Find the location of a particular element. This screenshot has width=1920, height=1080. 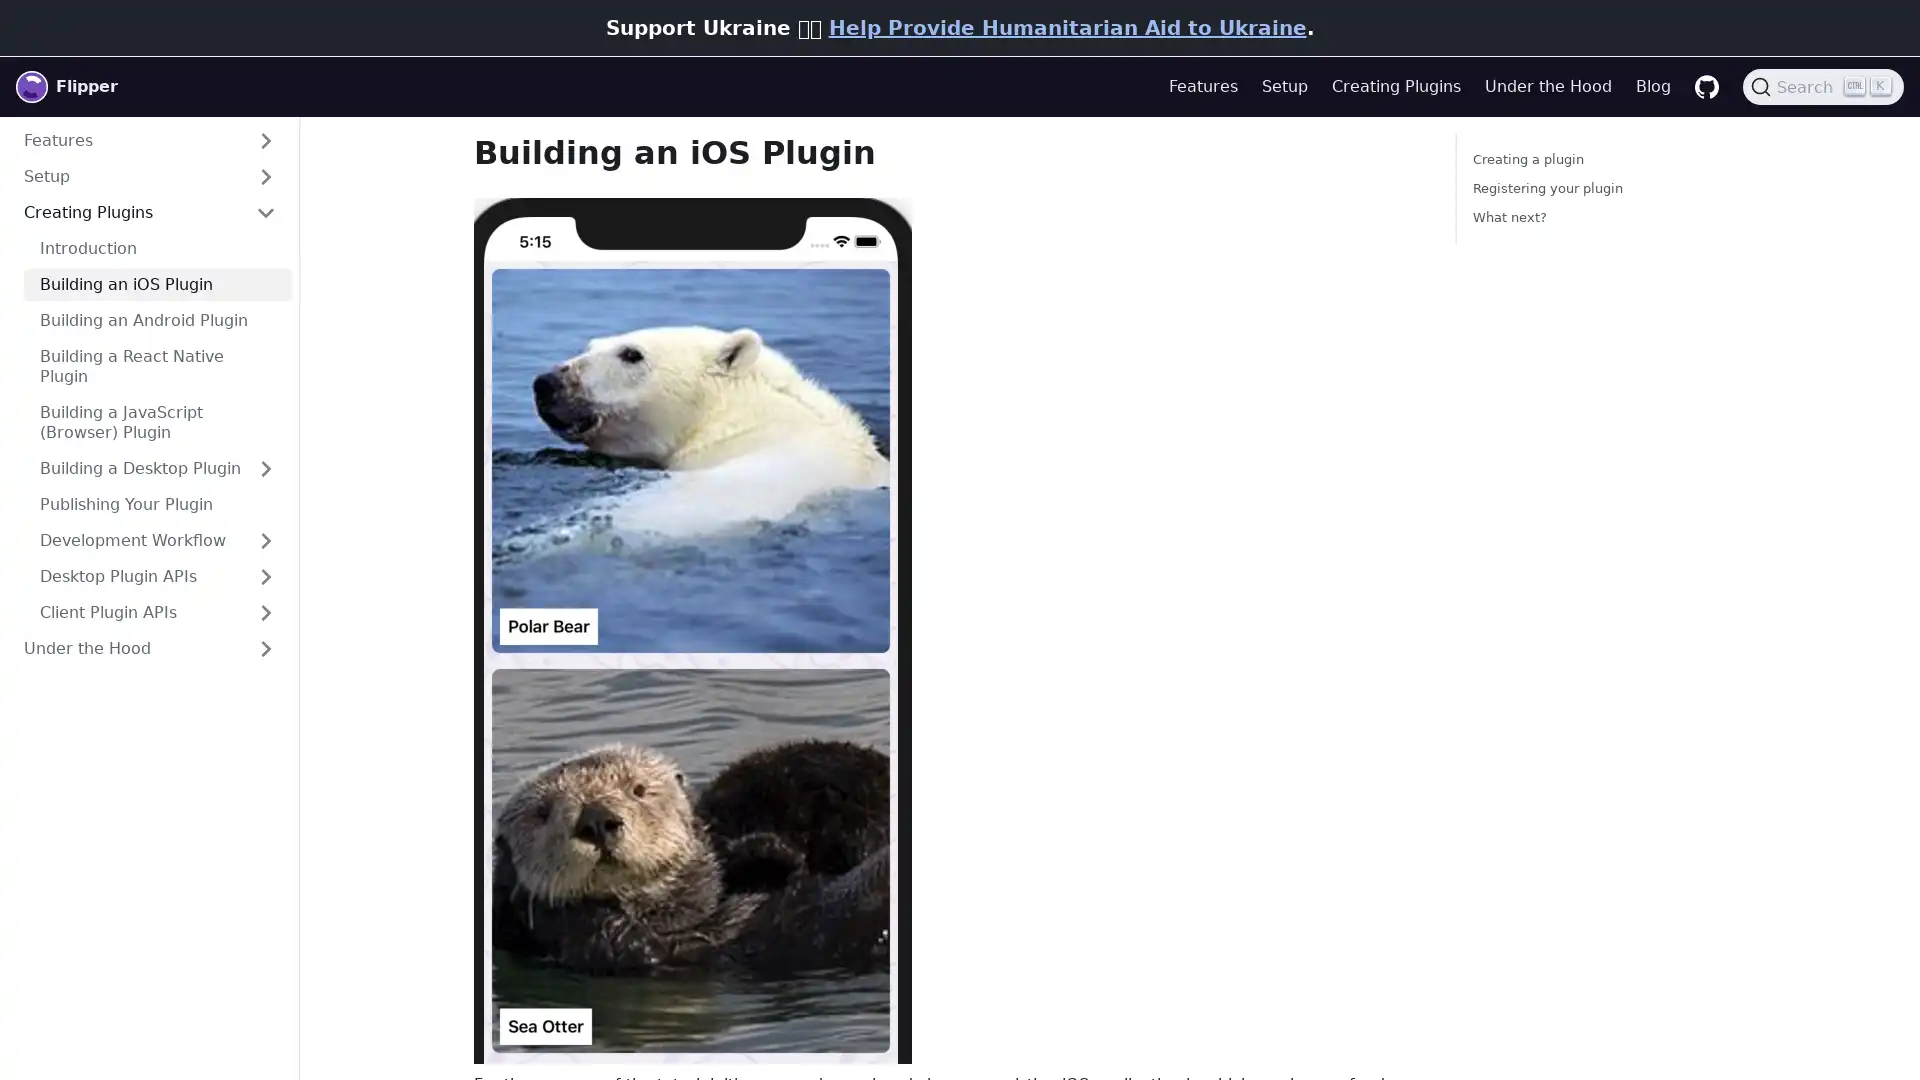

Search is located at coordinates (1823, 86).